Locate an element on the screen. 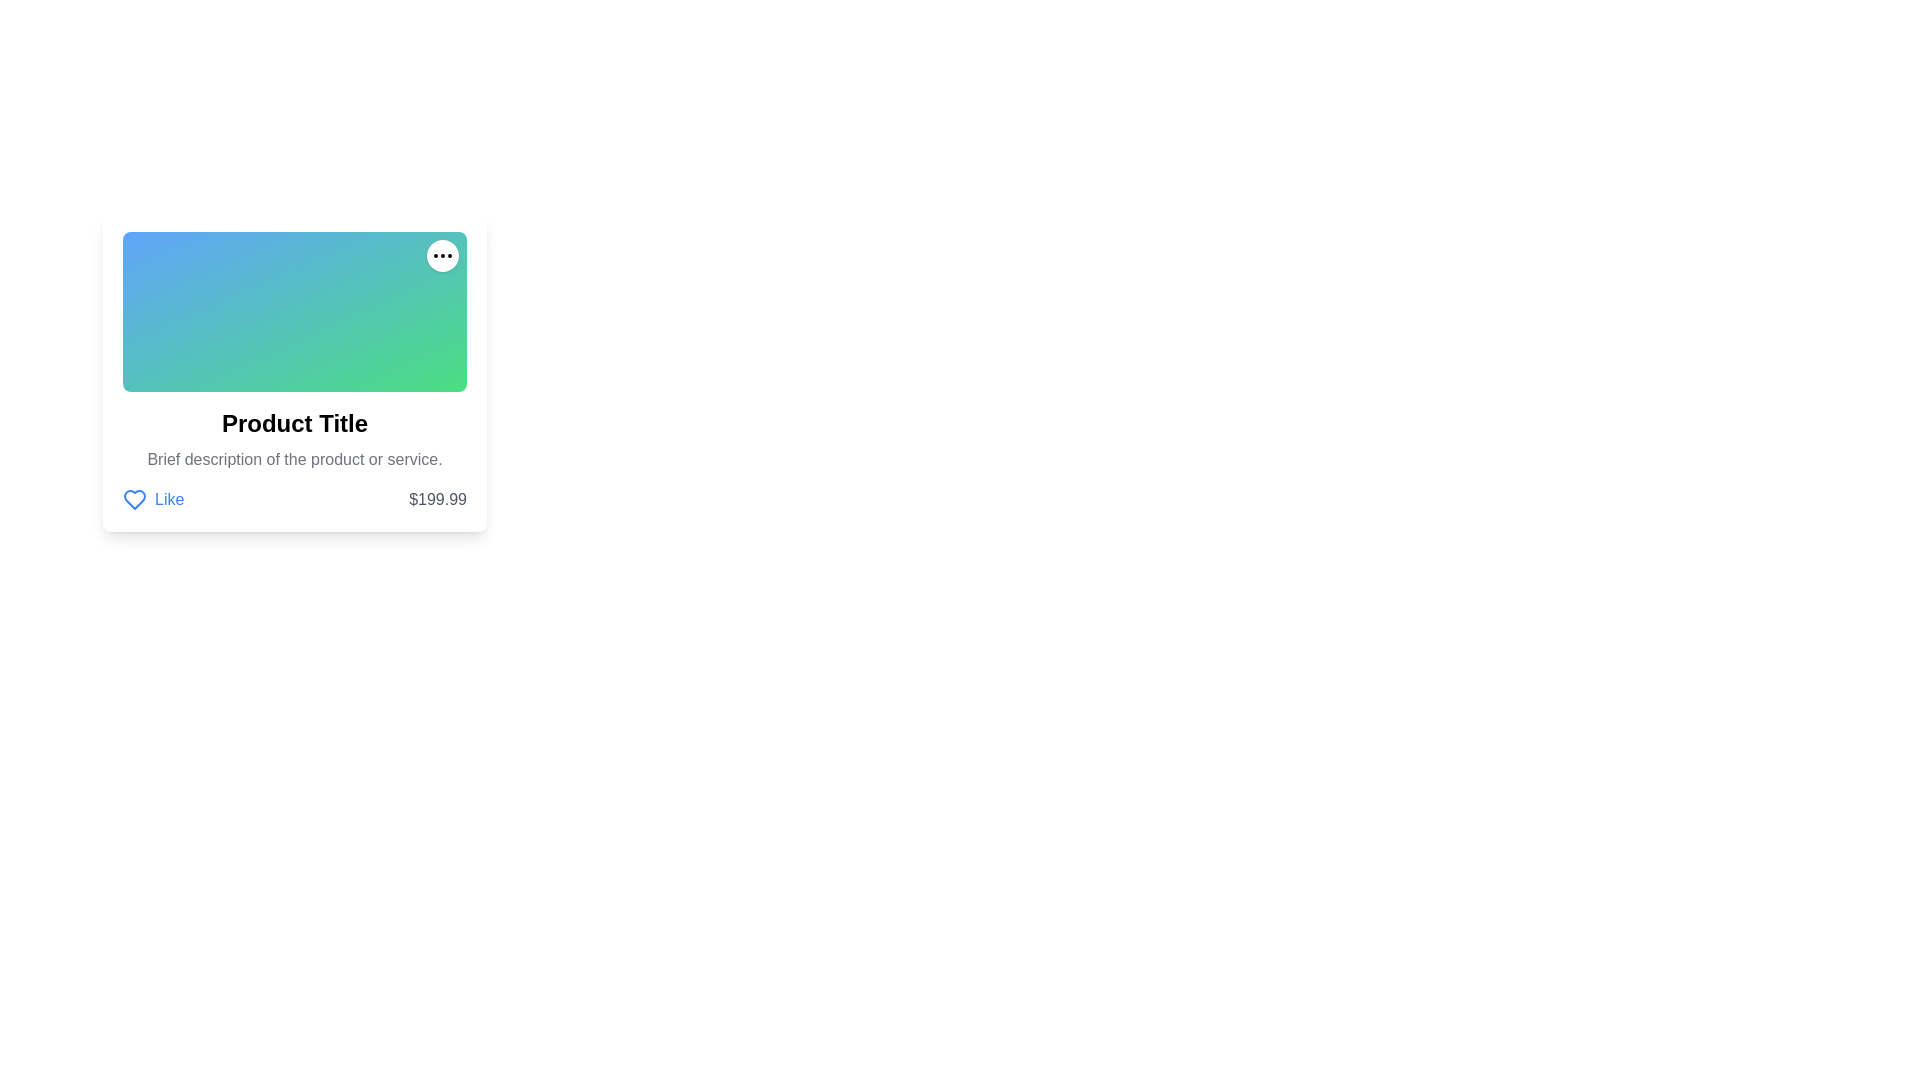 The width and height of the screenshot is (1920, 1080). the heart icon located to the left of the text 'Like' to favorite the associated product is located at coordinates (133, 499).